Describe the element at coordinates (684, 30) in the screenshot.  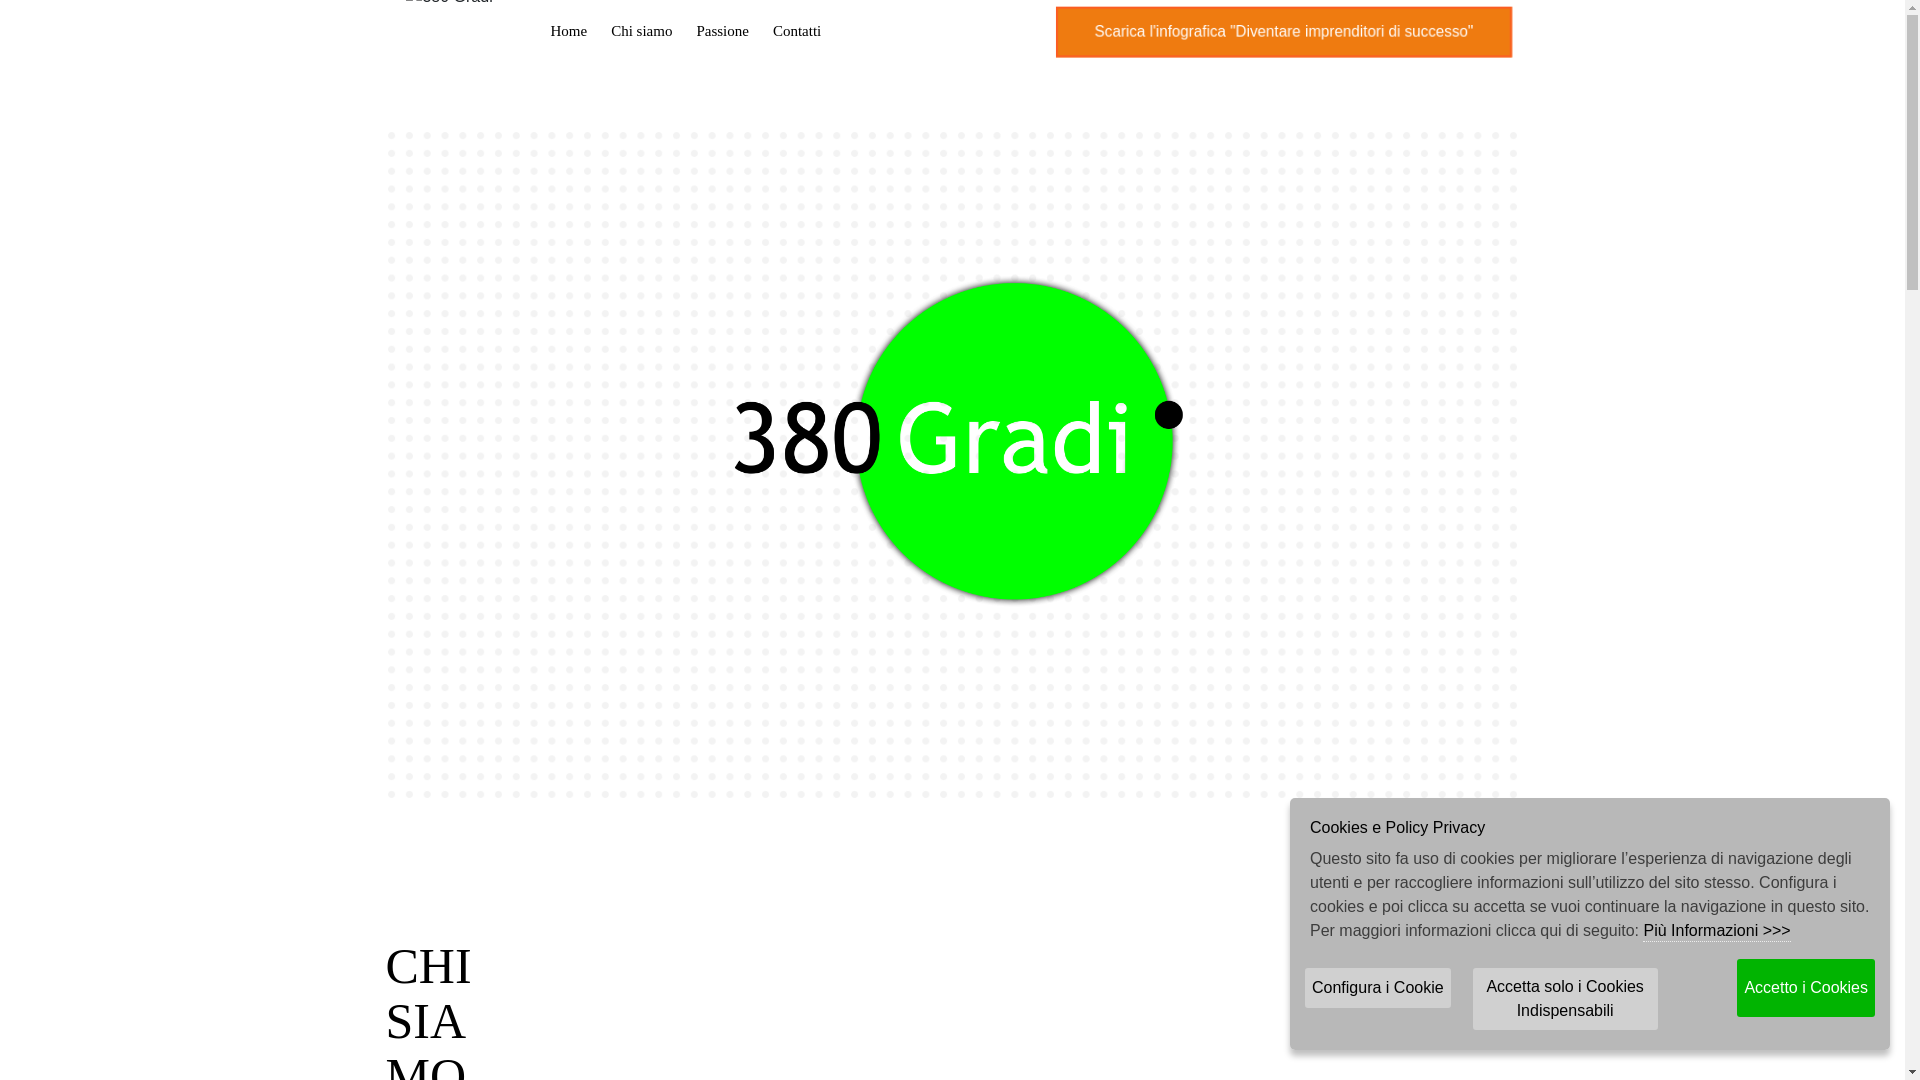
I see `'Passione'` at that location.